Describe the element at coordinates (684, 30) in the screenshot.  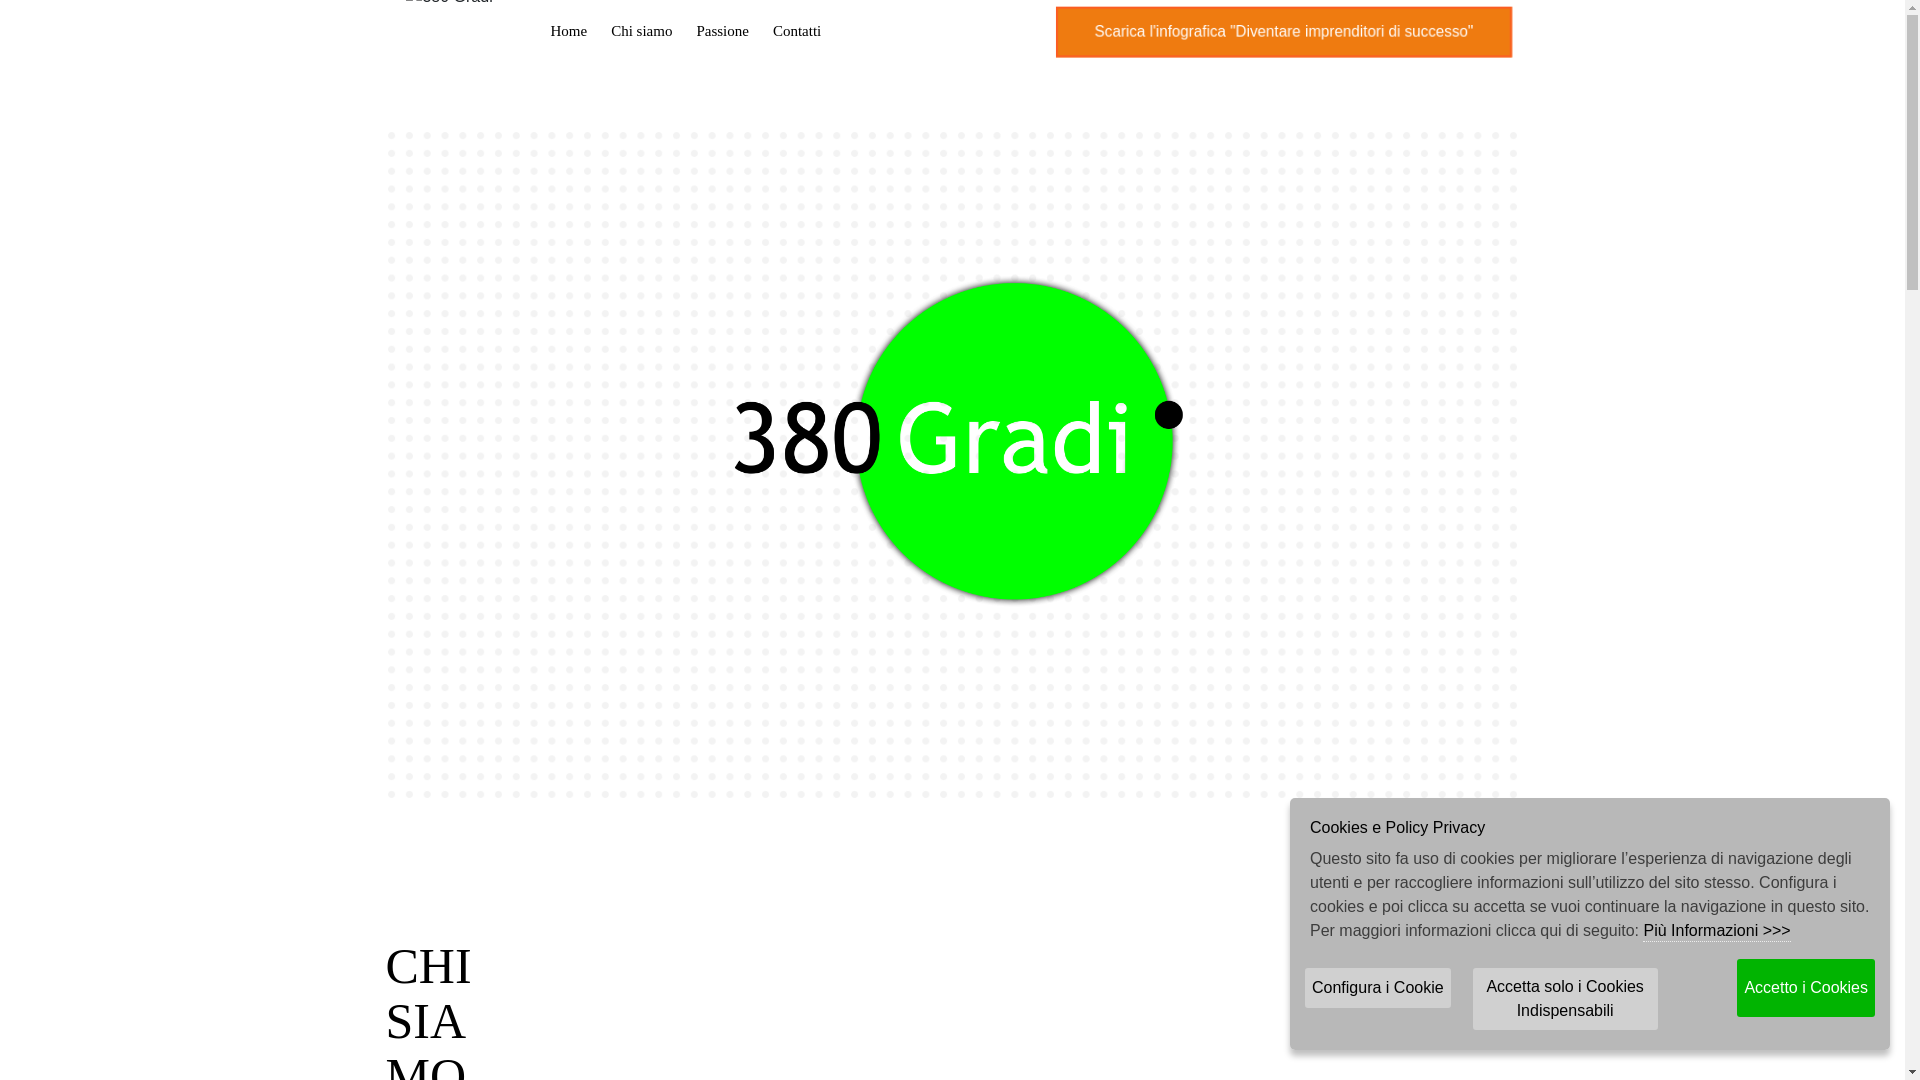
I see `'Passione'` at that location.